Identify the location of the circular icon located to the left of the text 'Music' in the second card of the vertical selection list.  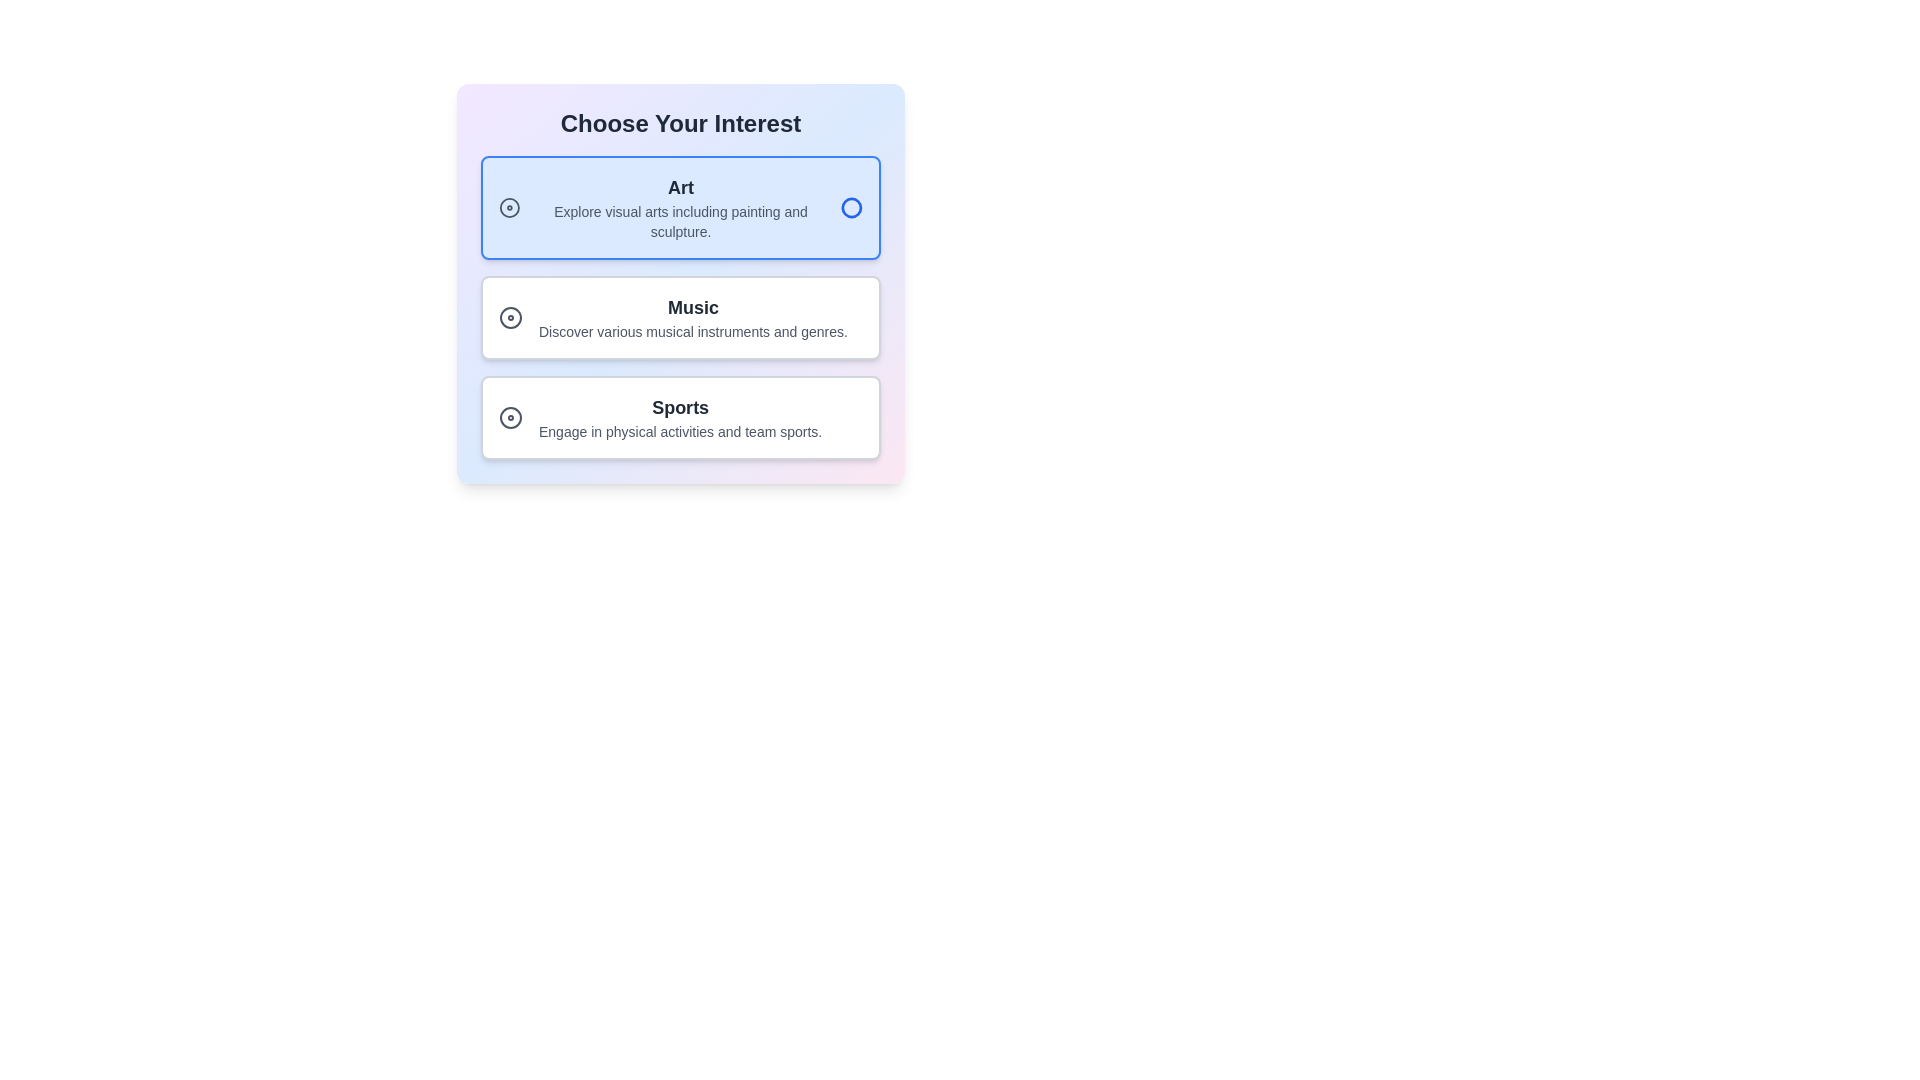
(510, 316).